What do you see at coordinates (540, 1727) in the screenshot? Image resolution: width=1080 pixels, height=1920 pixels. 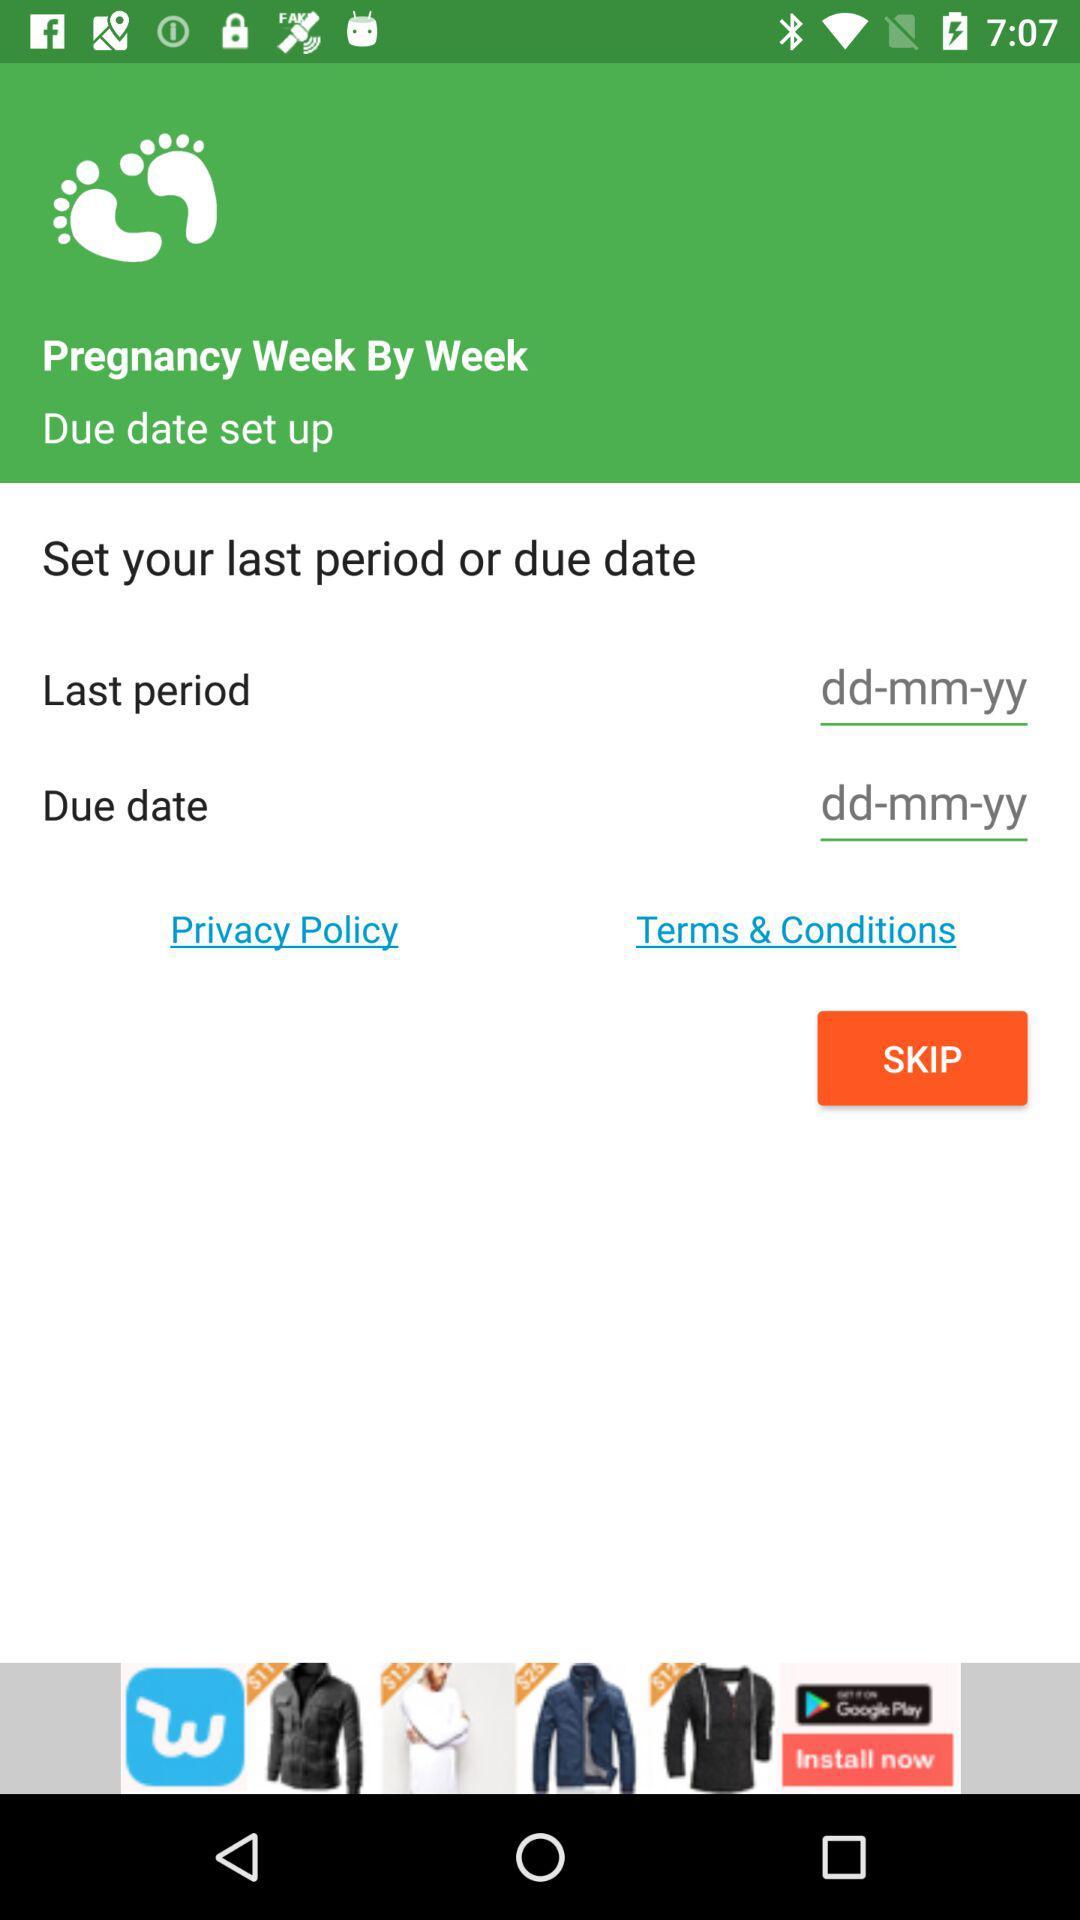 I see `install button` at bounding box center [540, 1727].